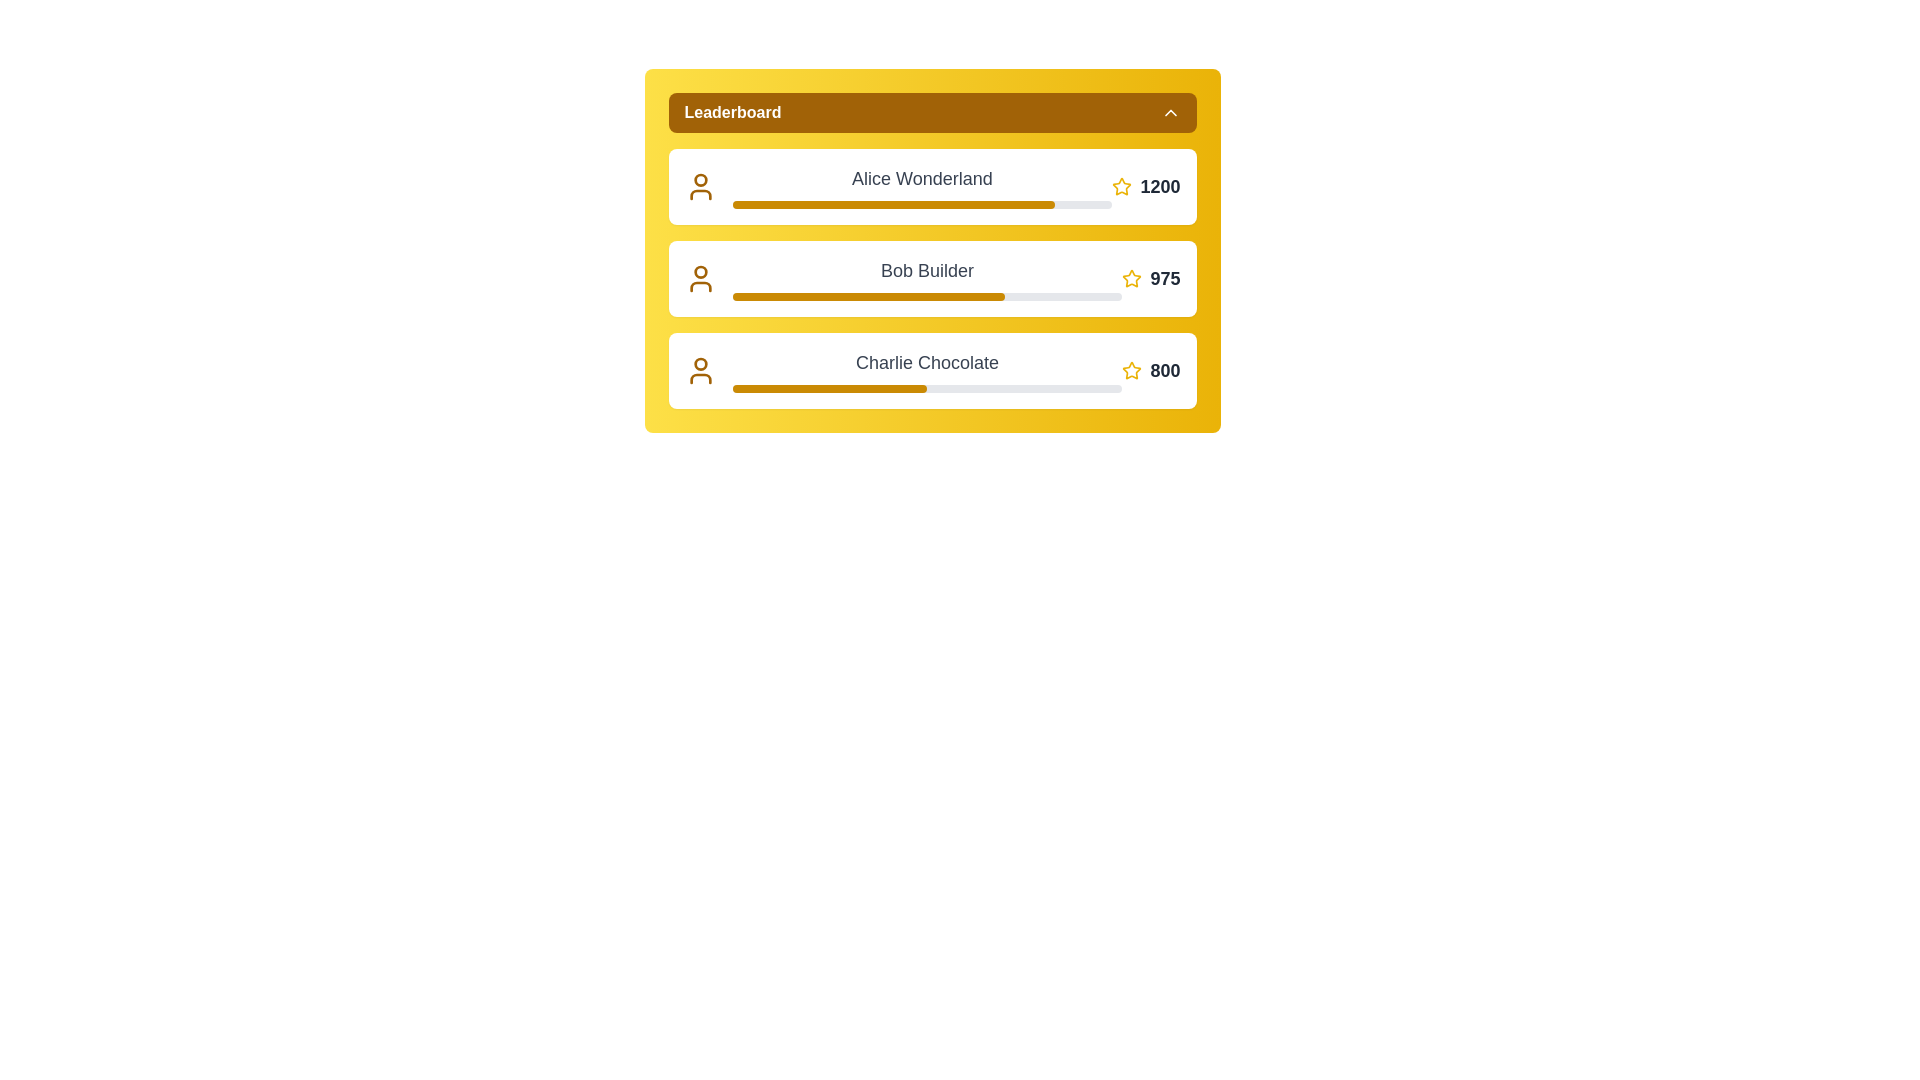 The image size is (1920, 1080). Describe the element at coordinates (1132, 278) in the screenshot. I see `the star-shaped icon with a yellow outline located adjacent to the score '975' in the leaderboard list` at that location.